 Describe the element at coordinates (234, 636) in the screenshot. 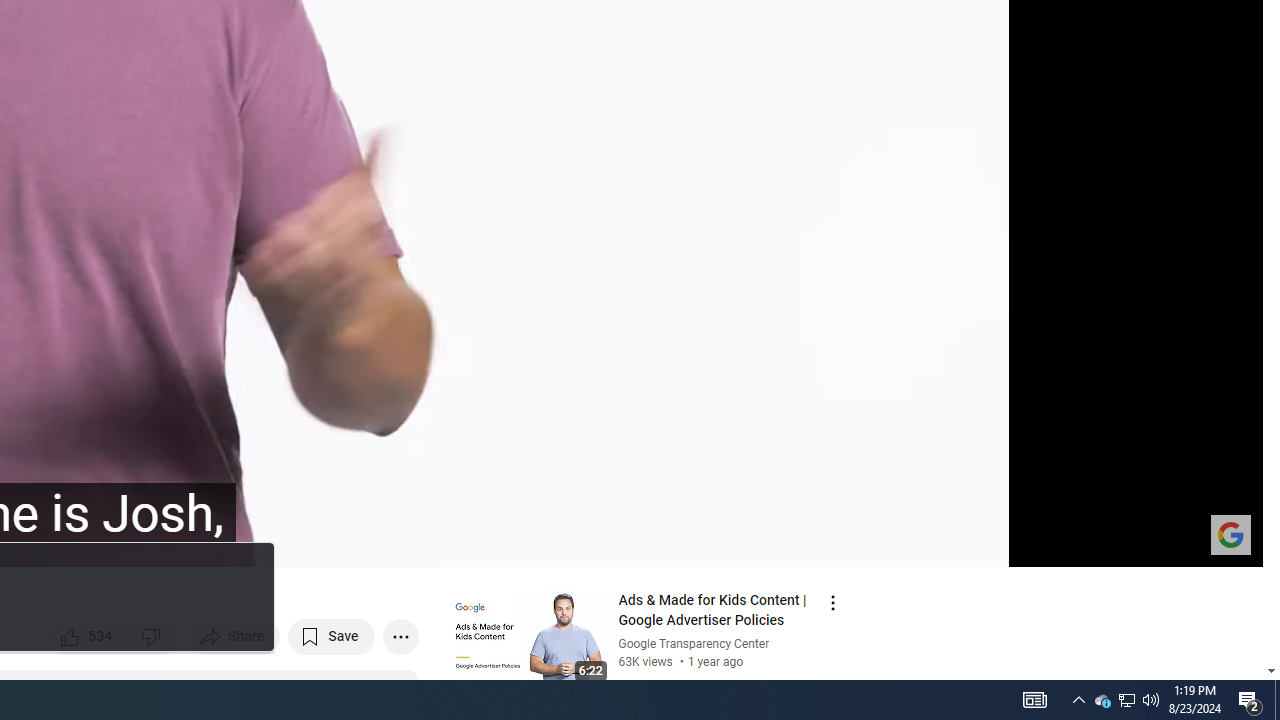

I see `'Share'` at that location.